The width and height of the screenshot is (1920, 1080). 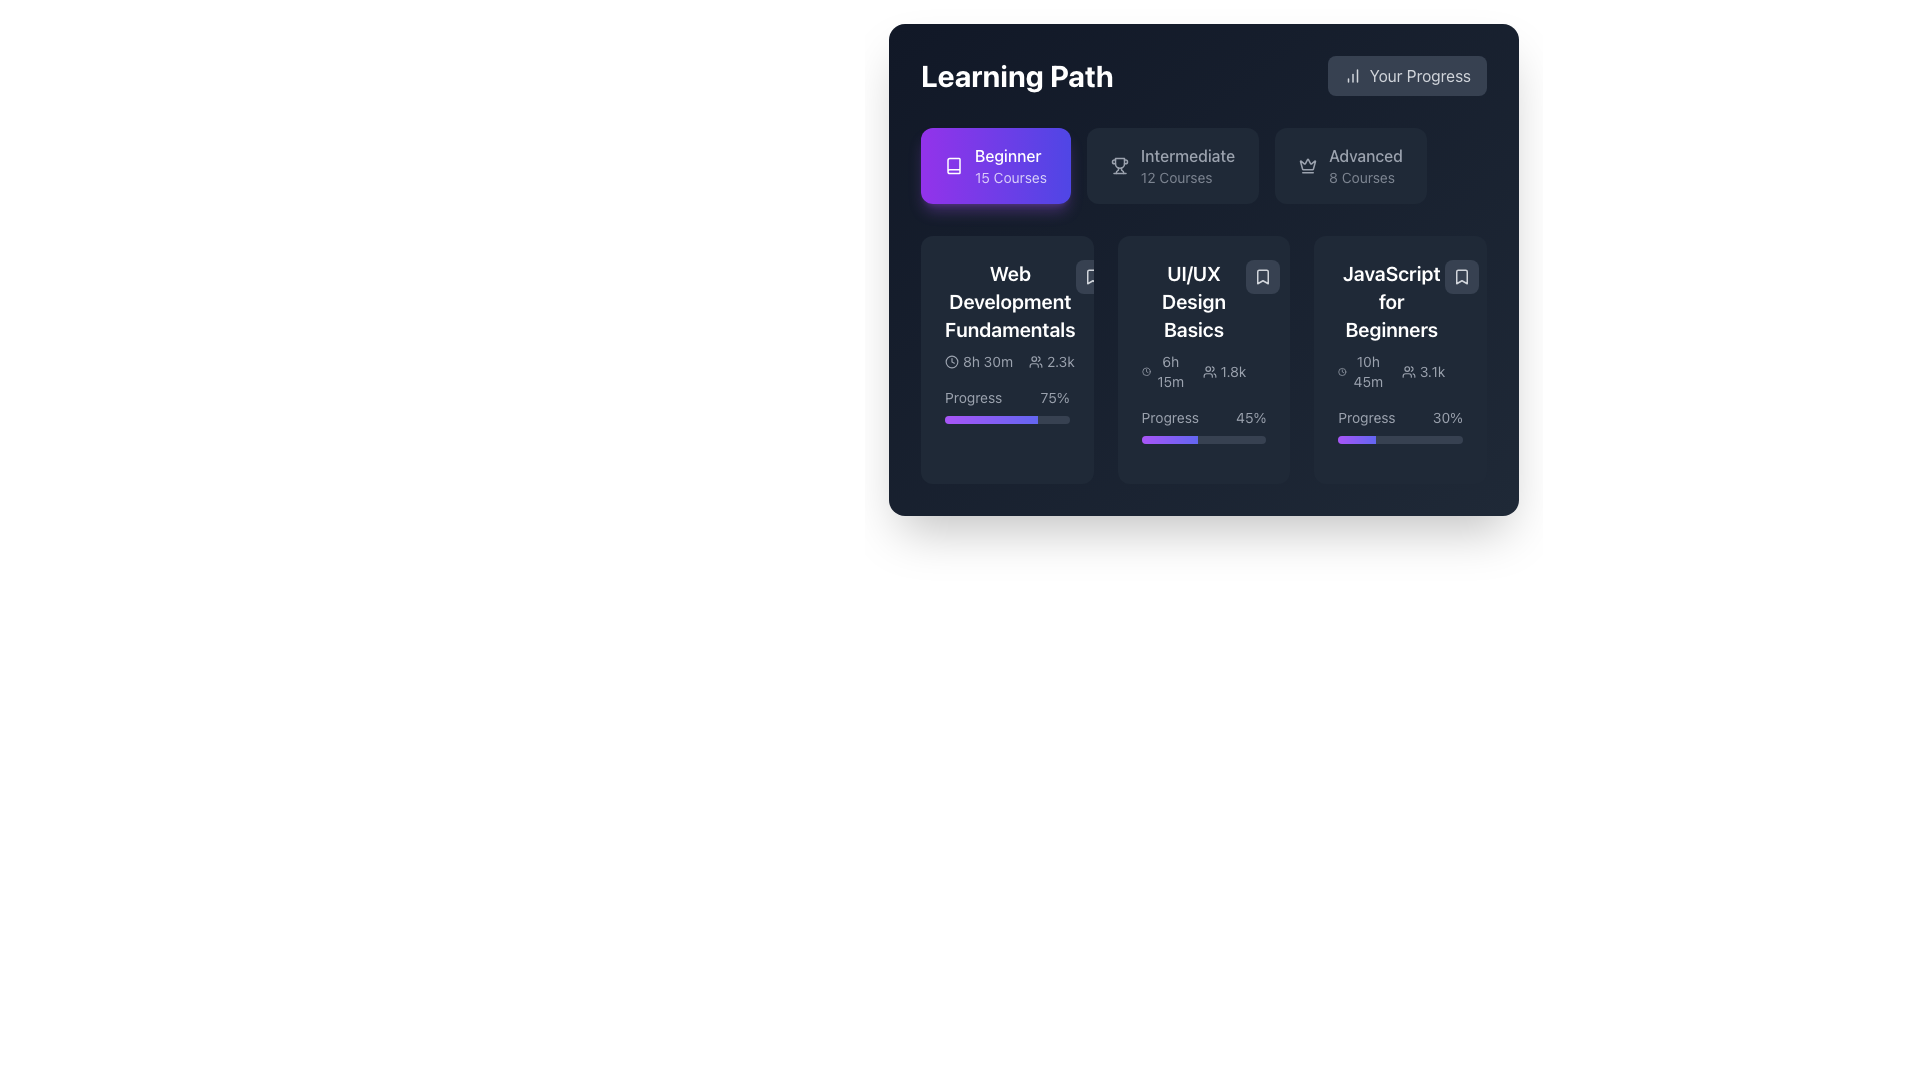 What do you see at coordinates (1015, 419) in the screenshot?
I see `the progress` at bounding box center [1015, 419].